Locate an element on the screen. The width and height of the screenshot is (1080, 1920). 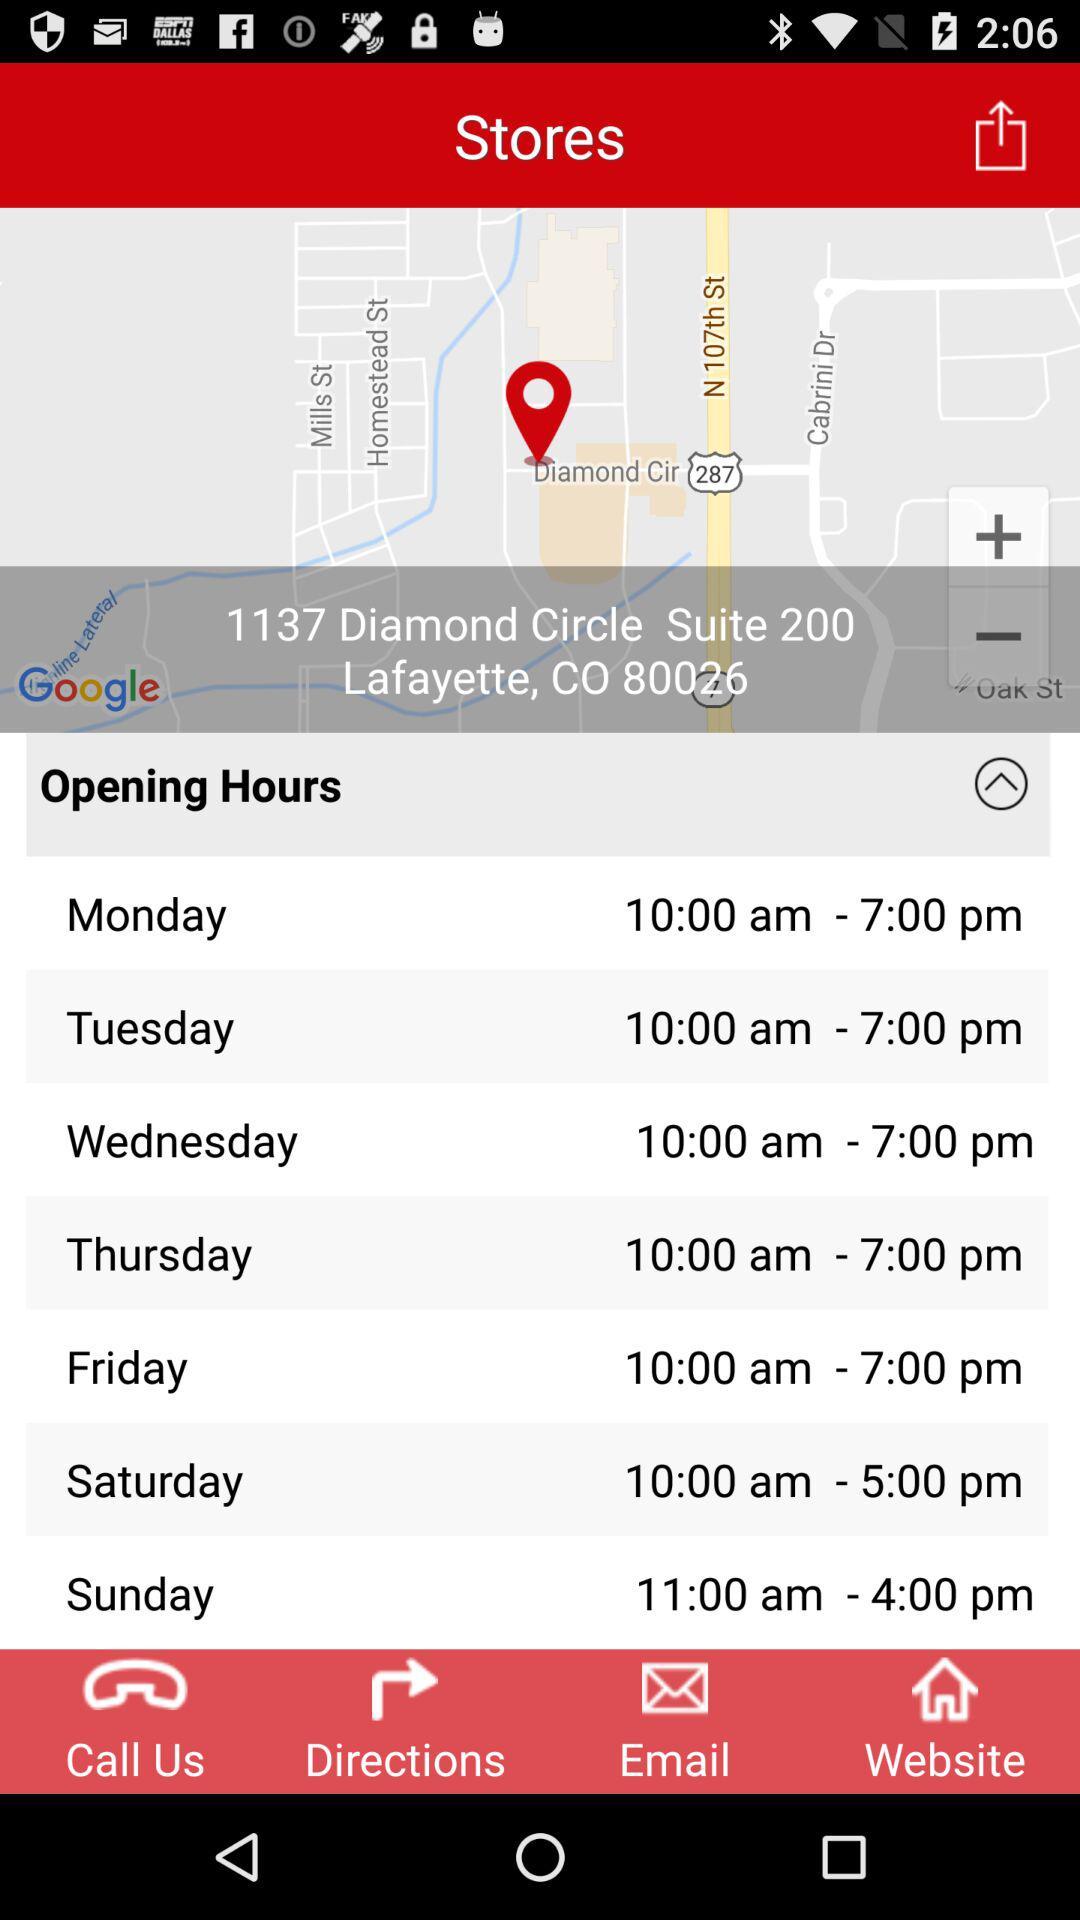
item below 11 00 am icon is located at coordinates (945, 1720).